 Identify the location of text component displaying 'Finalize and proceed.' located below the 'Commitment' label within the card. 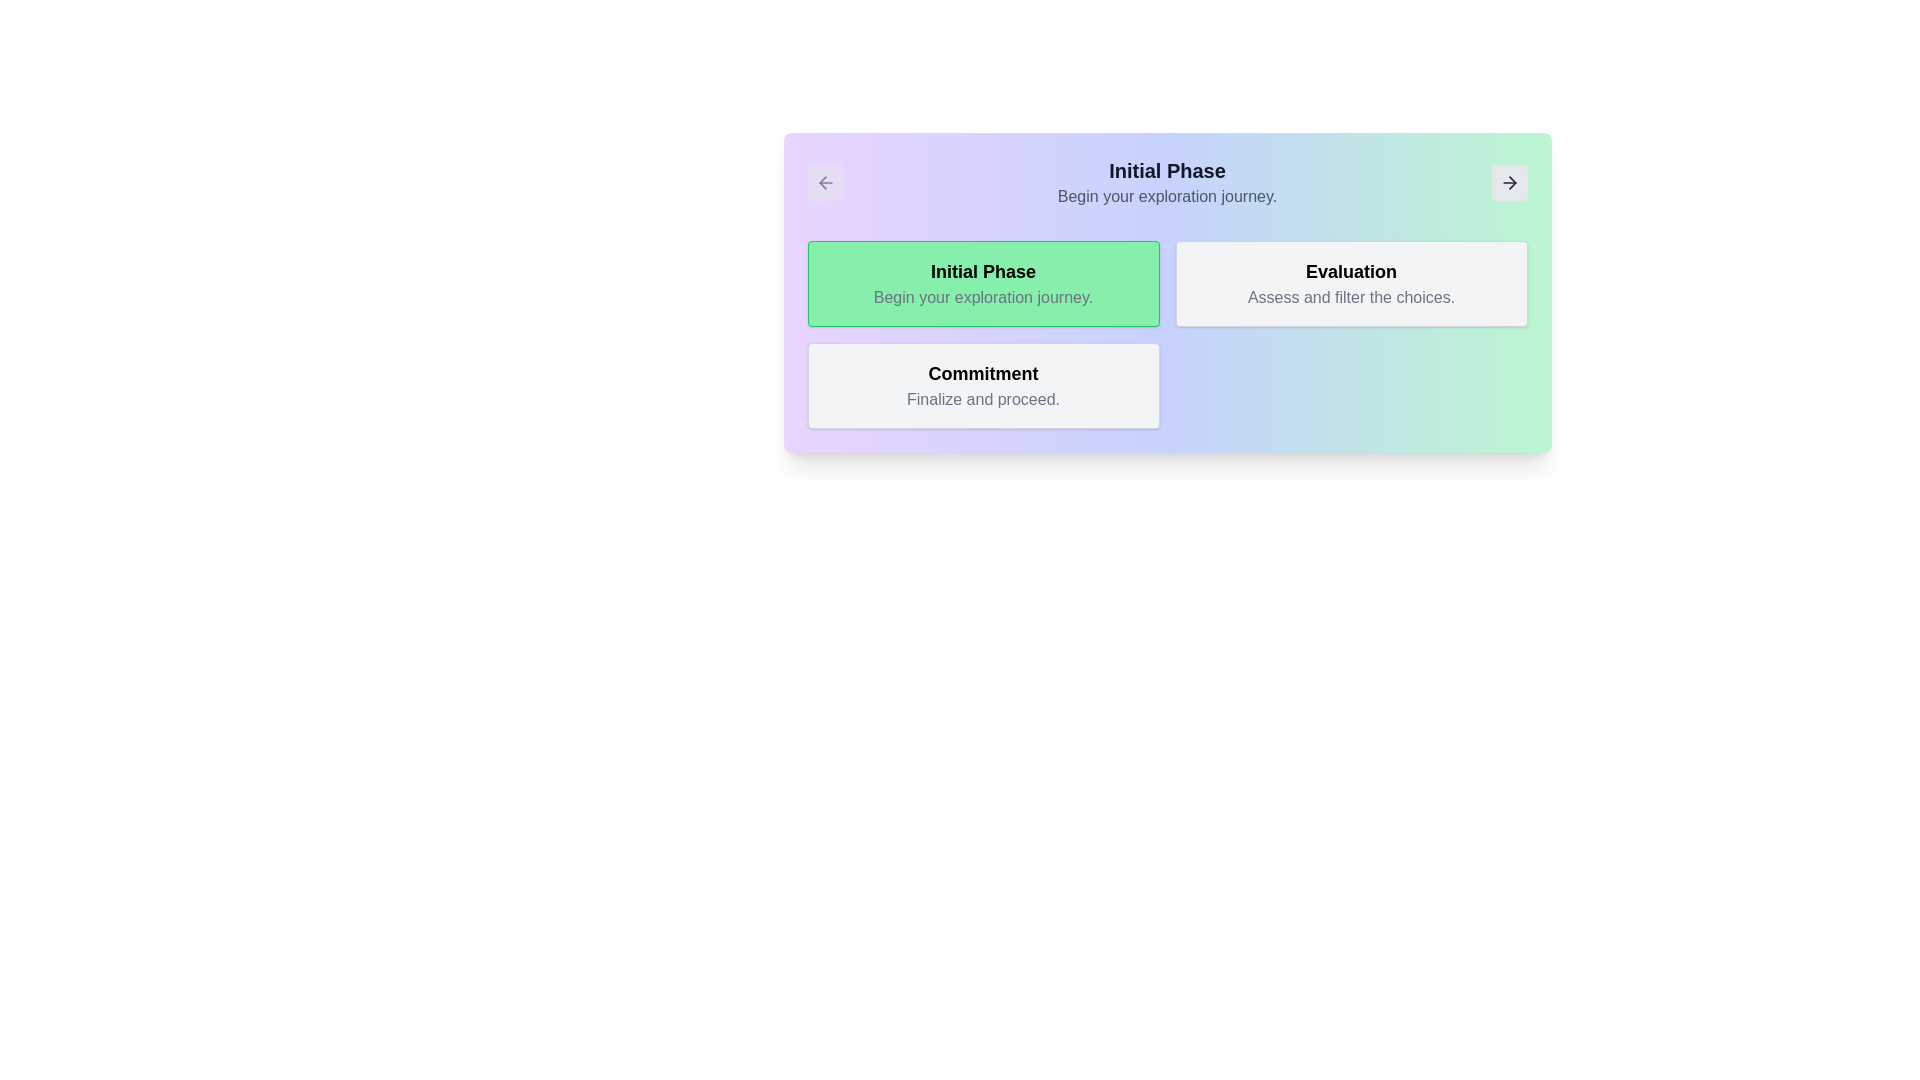
(983, 400).